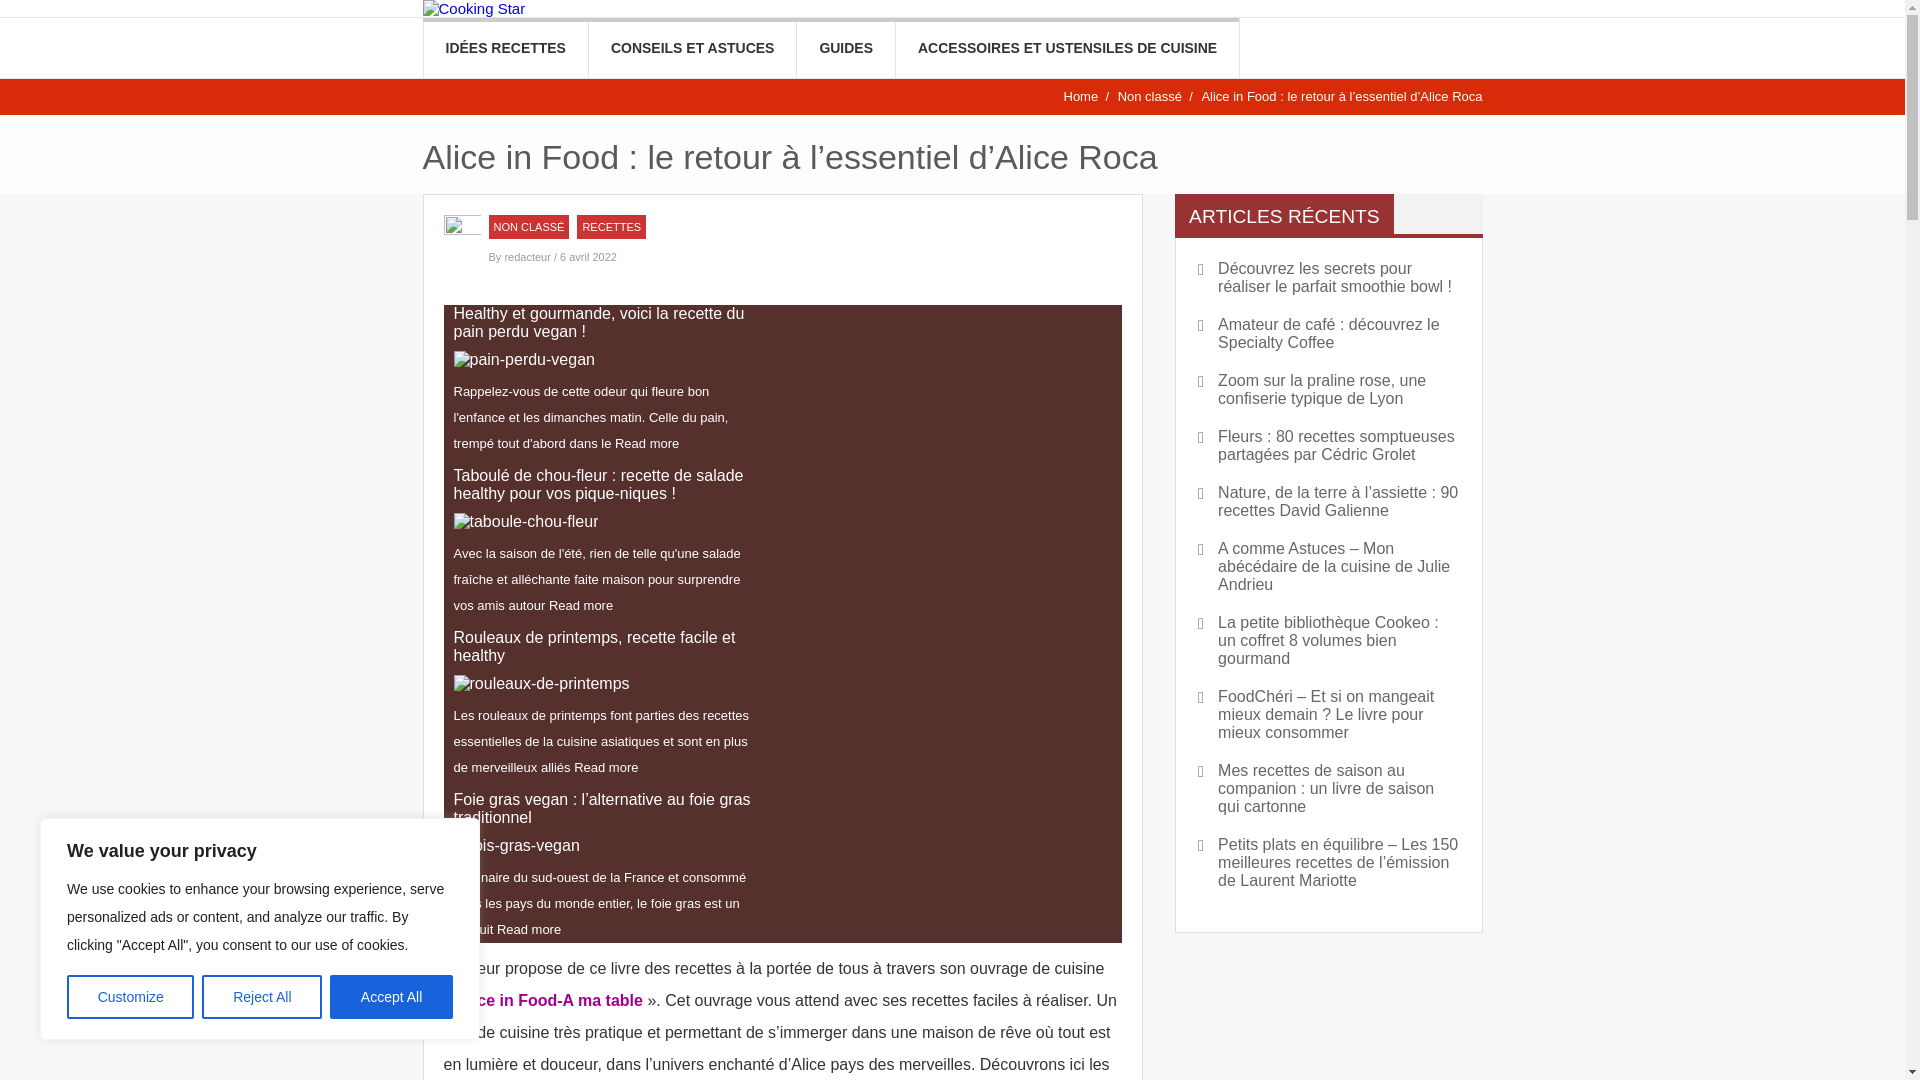 Image resolution: width=1920 pixels, height=1080 pixels. Describe the element at coordinates (605, 647) in the screenshot. I see `'Rouleaux de printemps, recette facile et healthy'` at that location.